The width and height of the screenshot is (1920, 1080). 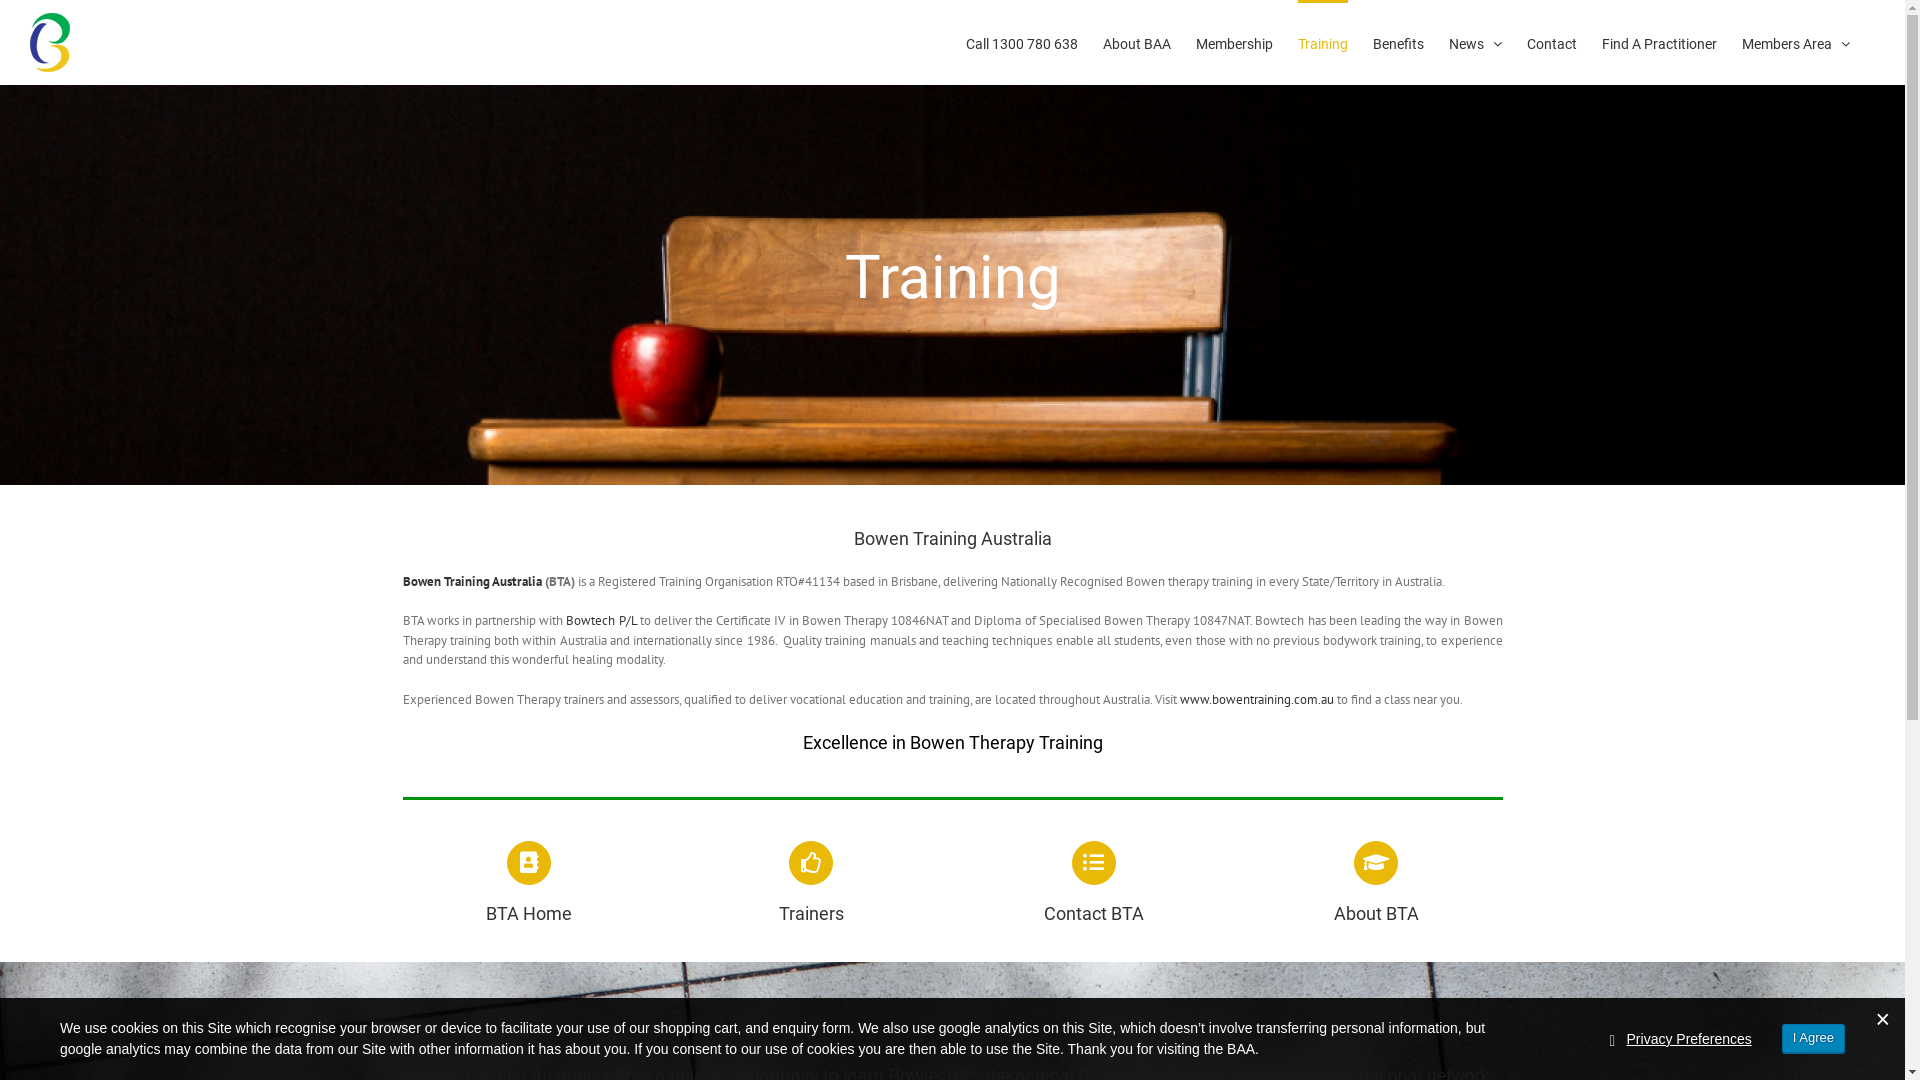 What do you see at coordinates (1397, 42) in the screenshot?
I see `'Benefits'` at bounding box center [1397, 42].